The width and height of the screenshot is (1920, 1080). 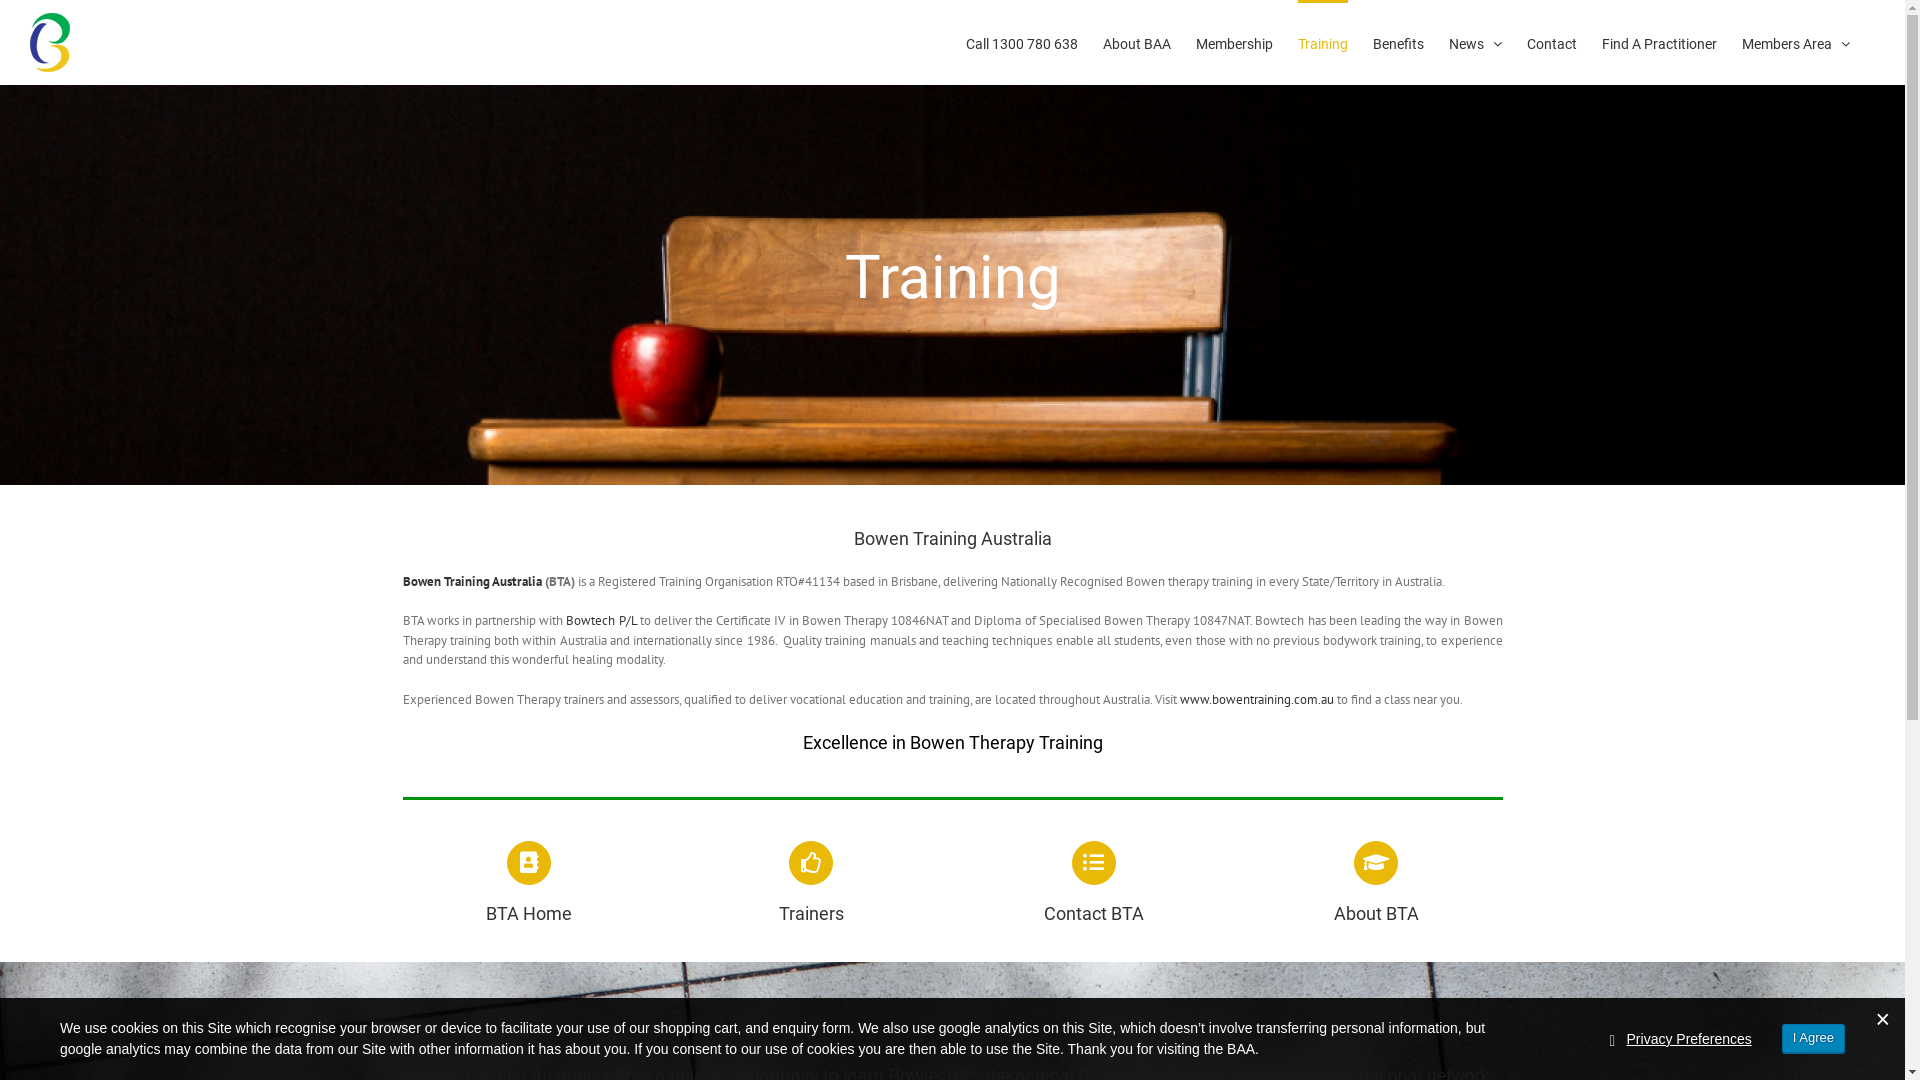 What do you see at coordinates (1397, 42) in the screenshot?
I see `'Benefits'` at bounding box center [1397, 42].